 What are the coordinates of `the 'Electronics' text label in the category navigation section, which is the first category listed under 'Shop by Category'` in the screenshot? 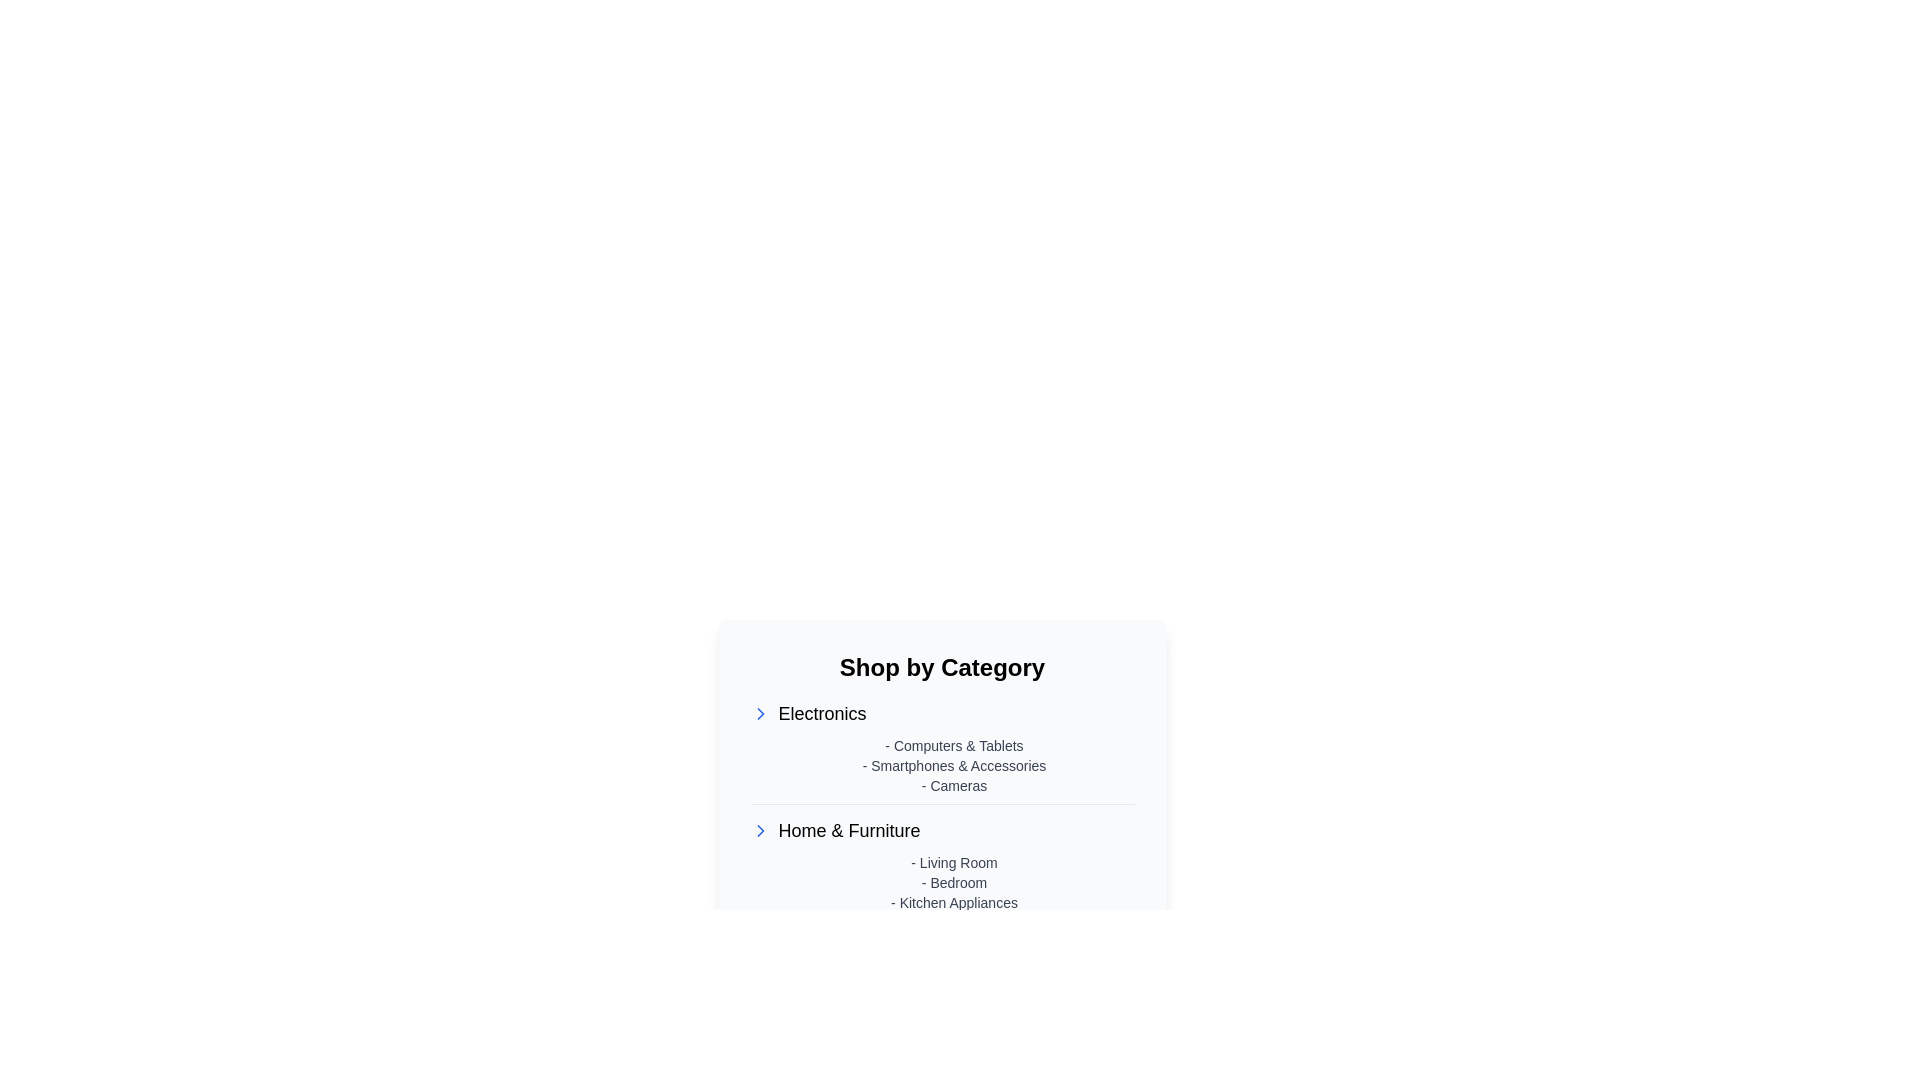 It's located at (822, 712).